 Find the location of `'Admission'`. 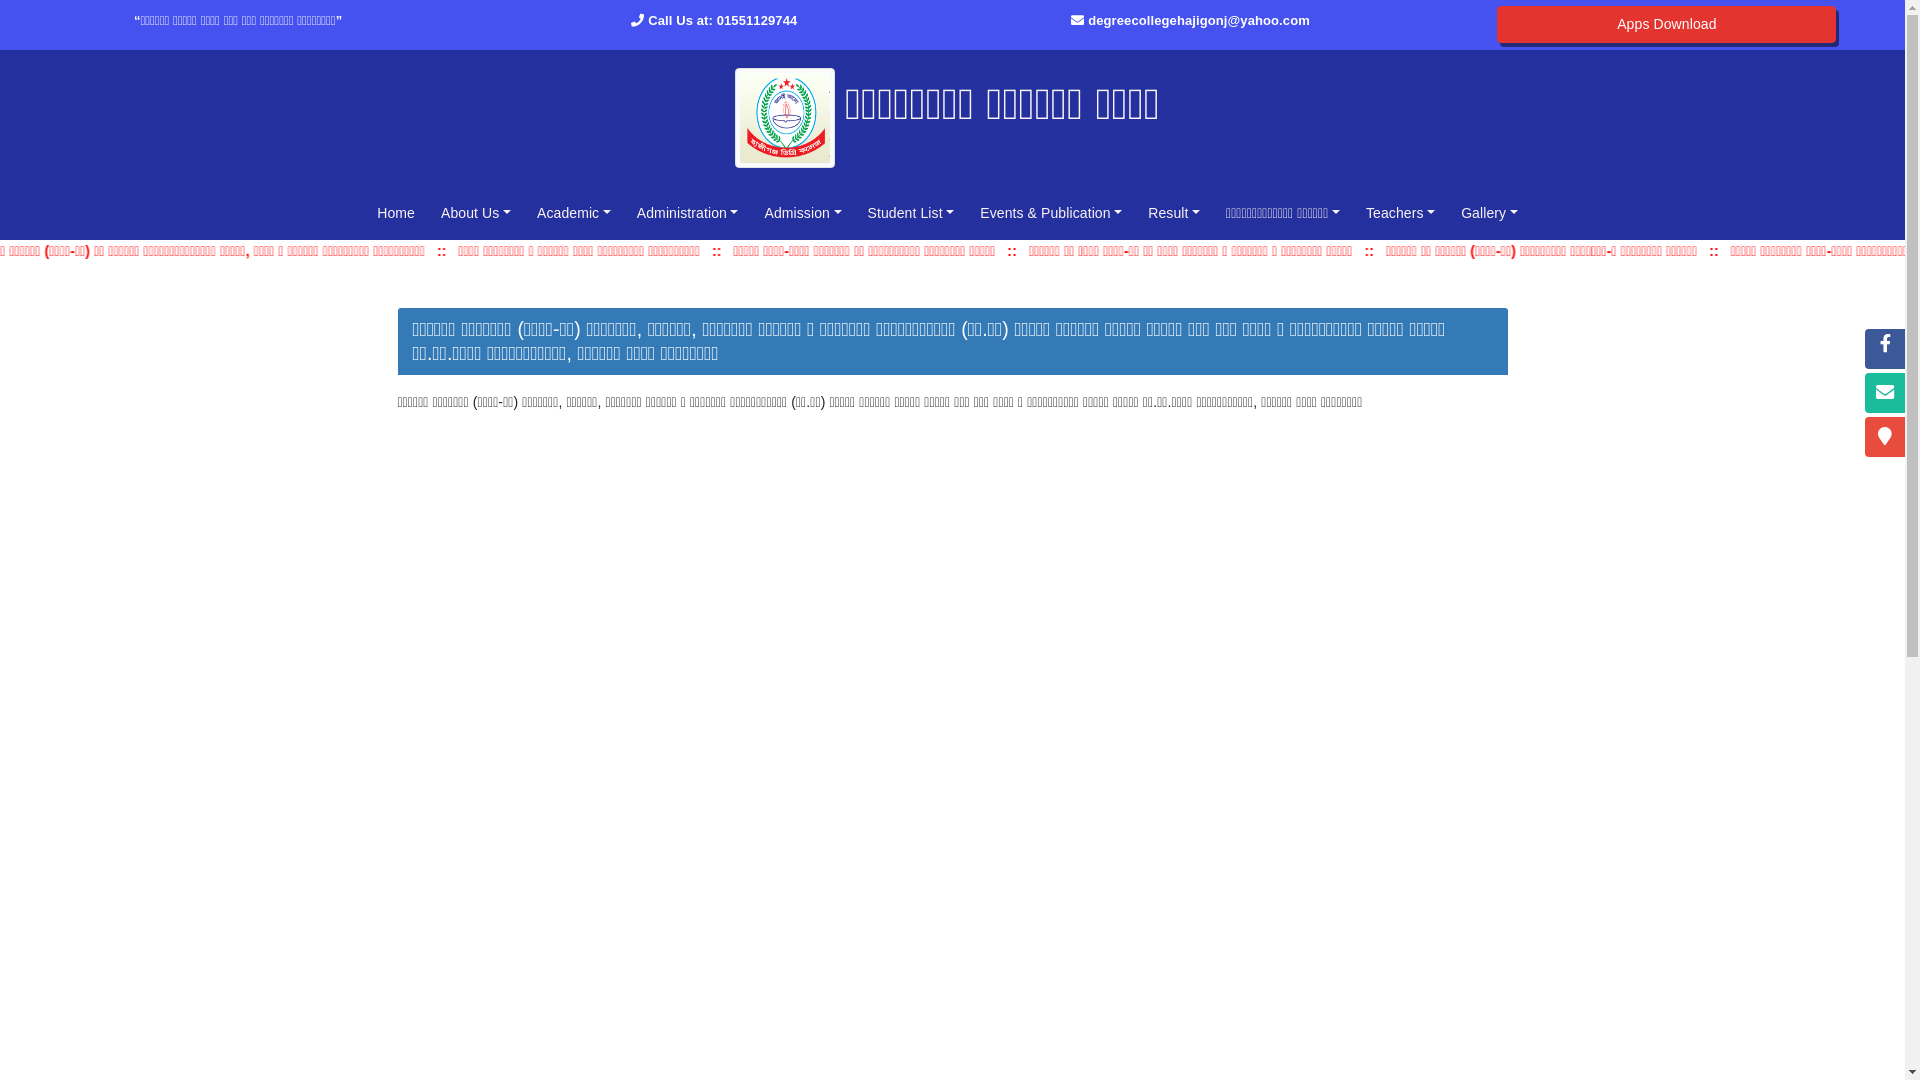

'Admission' is located at coordinates (802, 212).